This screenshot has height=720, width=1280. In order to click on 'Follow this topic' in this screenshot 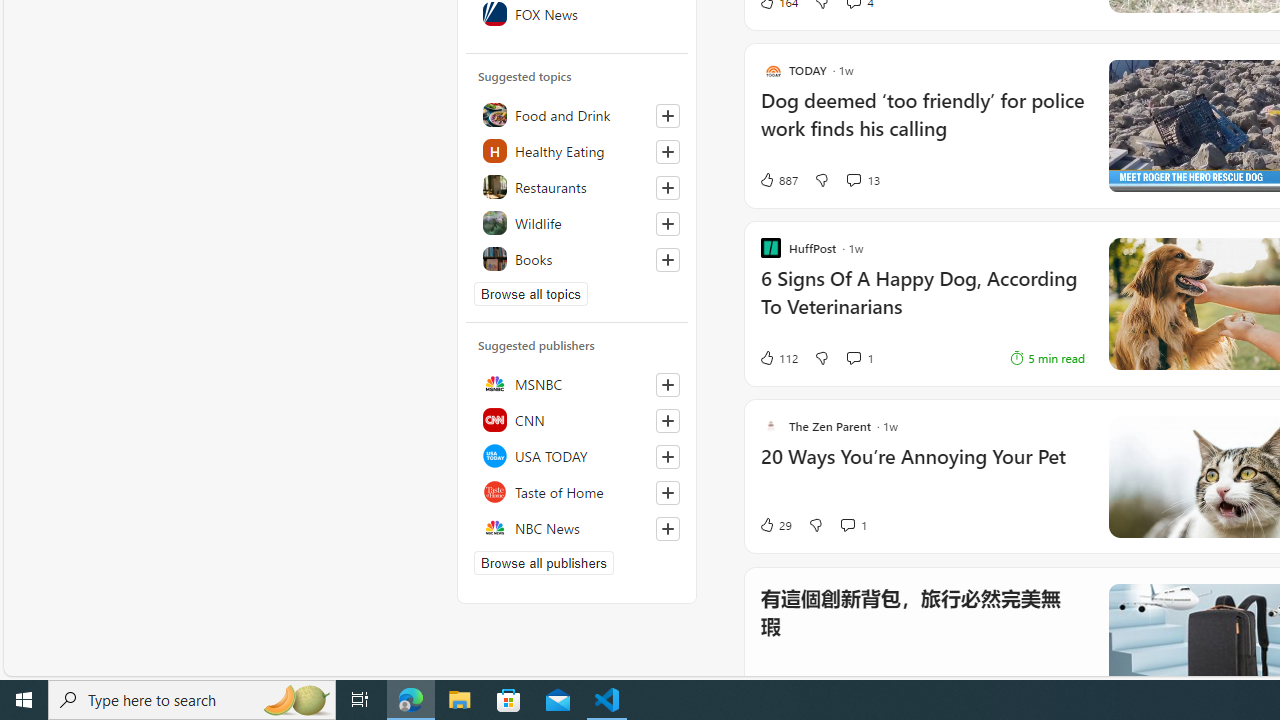, I will do `click(667, 258)`.